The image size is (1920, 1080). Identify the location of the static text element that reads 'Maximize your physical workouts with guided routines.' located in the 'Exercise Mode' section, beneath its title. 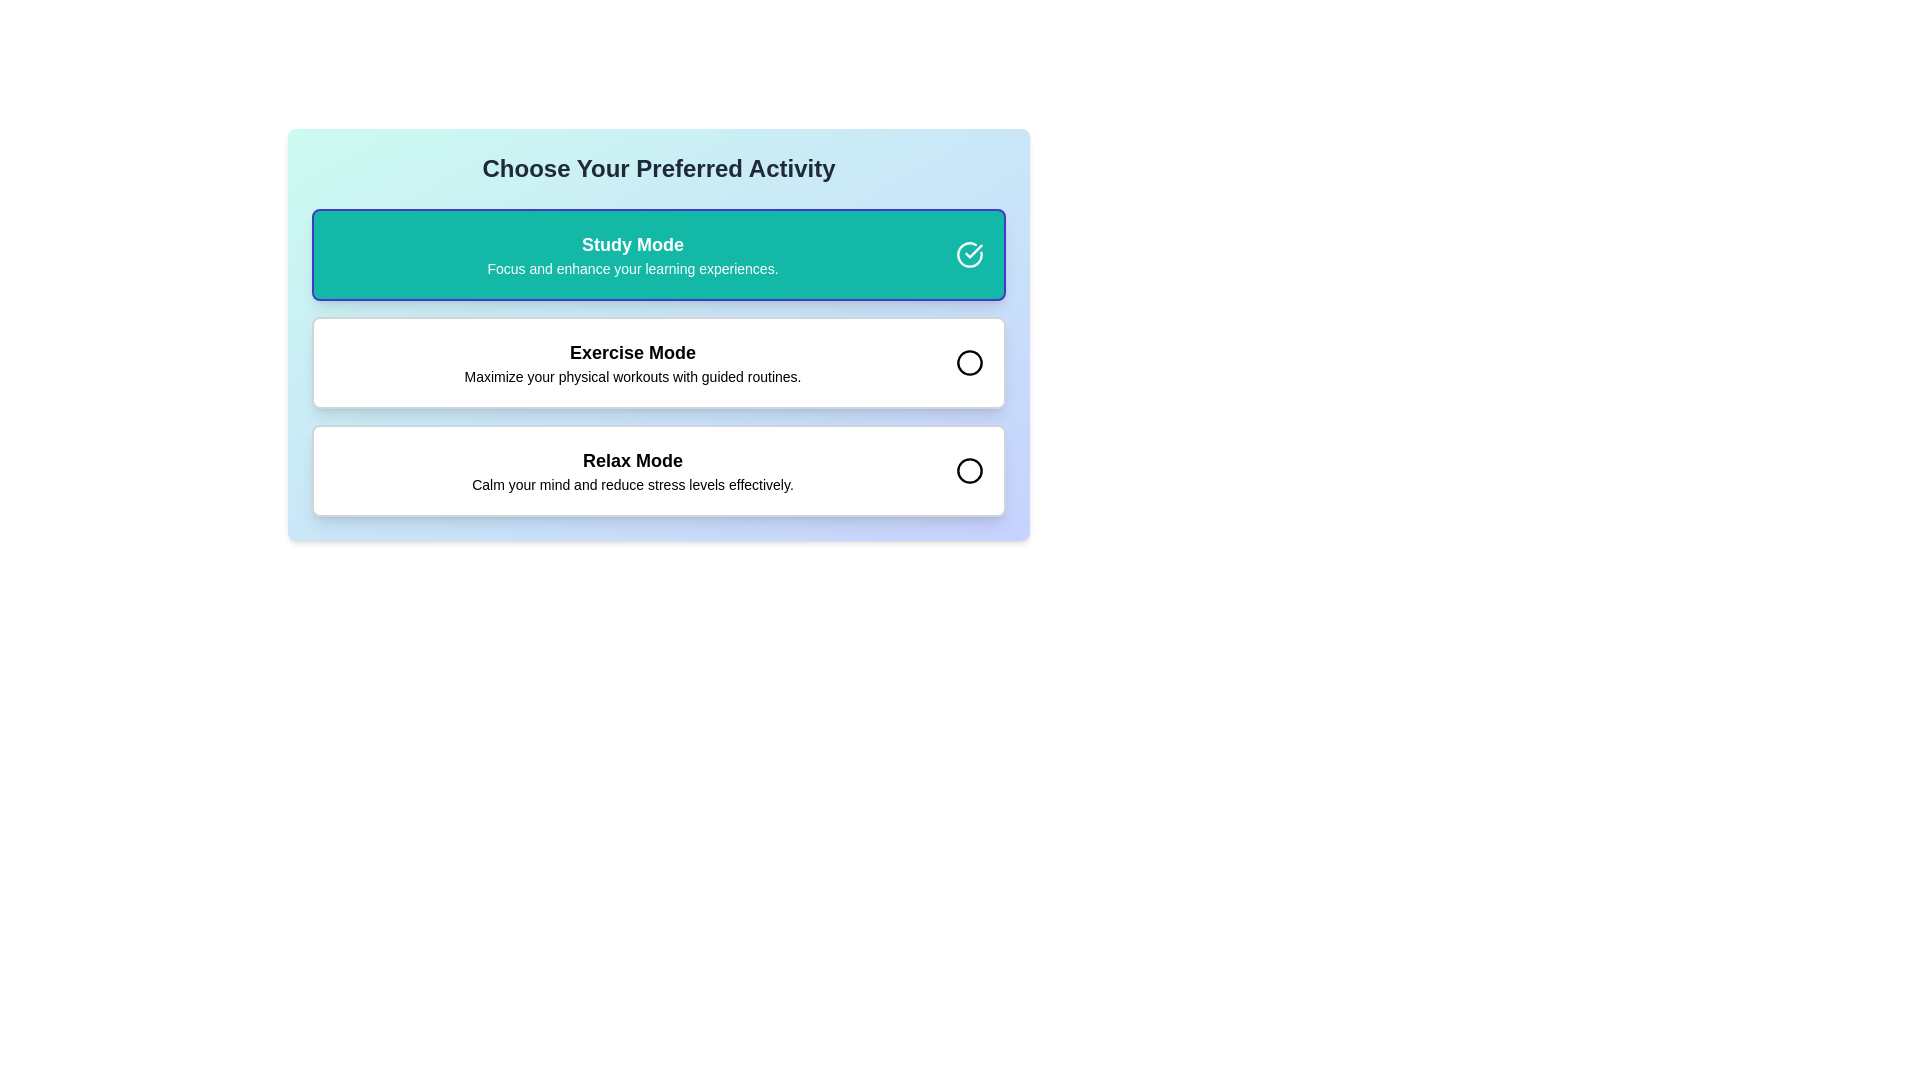
(632, 377).